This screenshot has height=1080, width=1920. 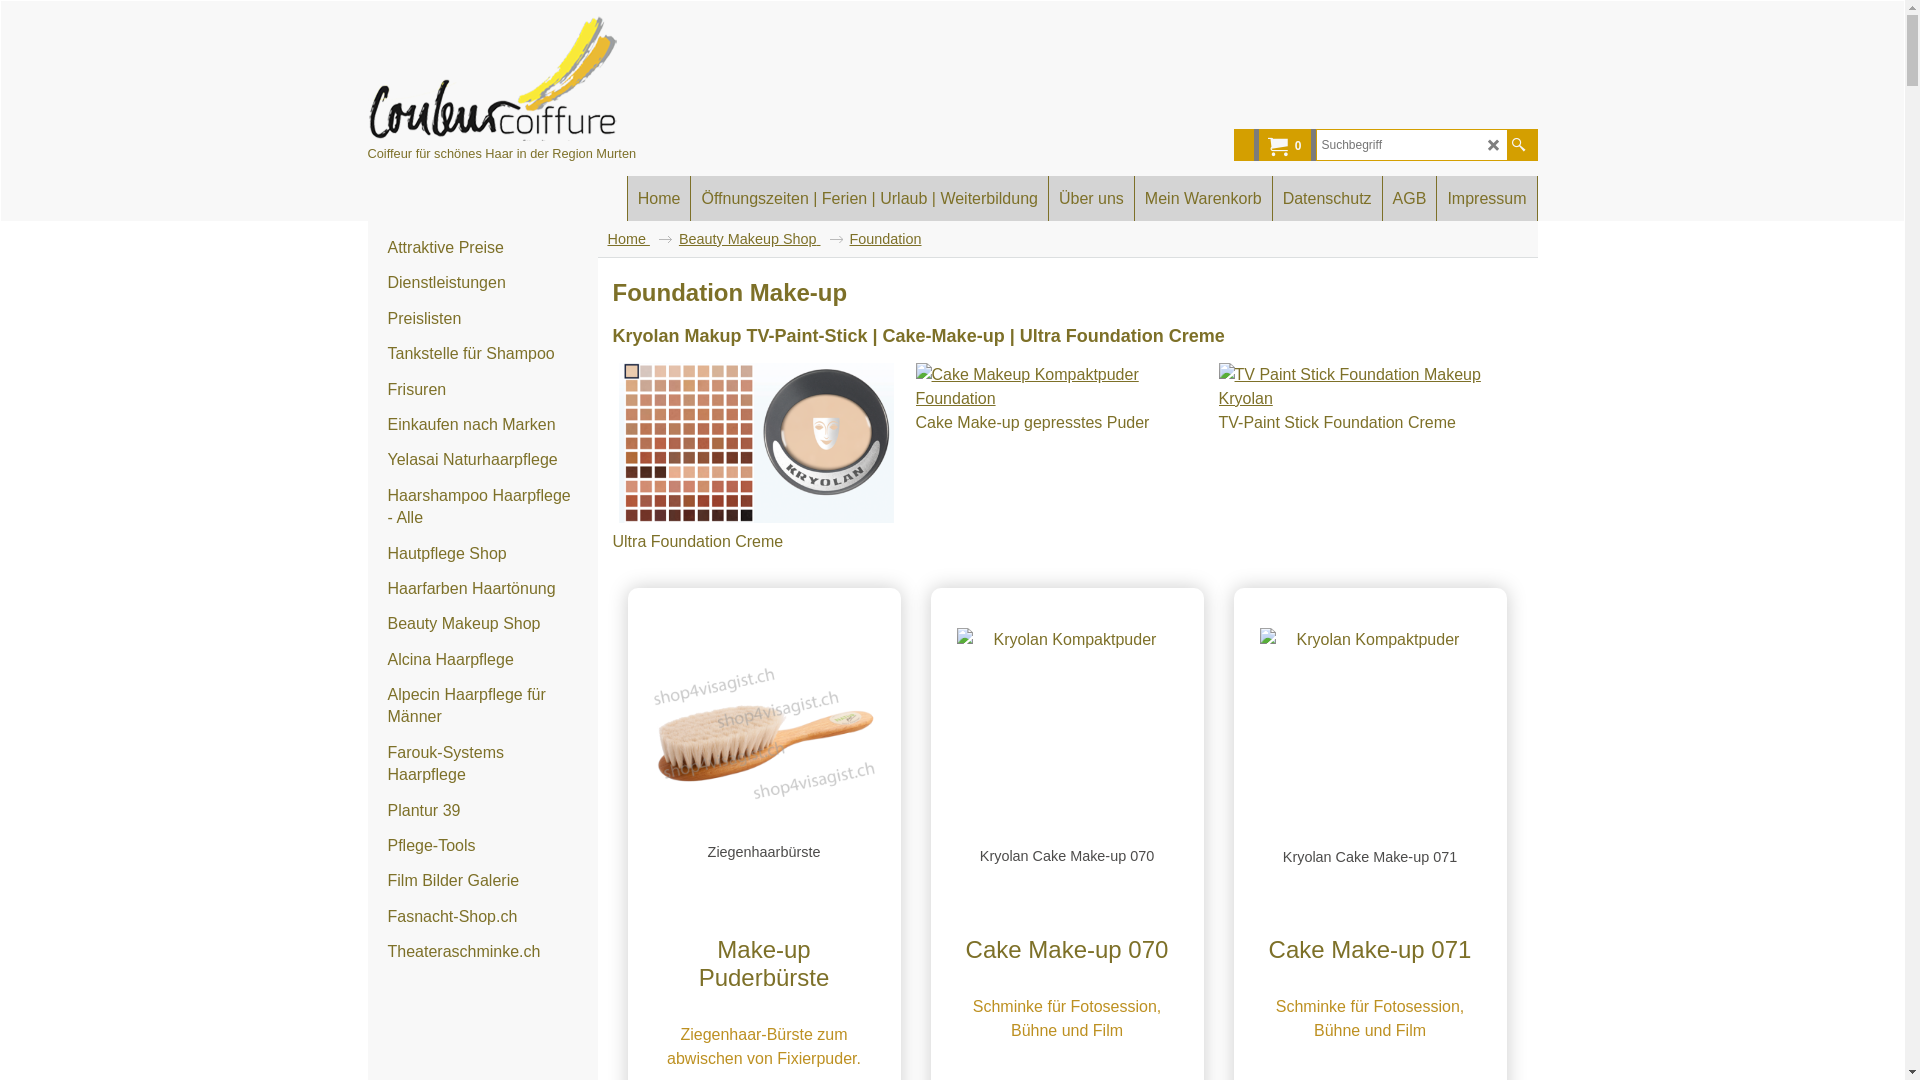 I want to click on 'Datenschutz', so click(x=1271, y=198).